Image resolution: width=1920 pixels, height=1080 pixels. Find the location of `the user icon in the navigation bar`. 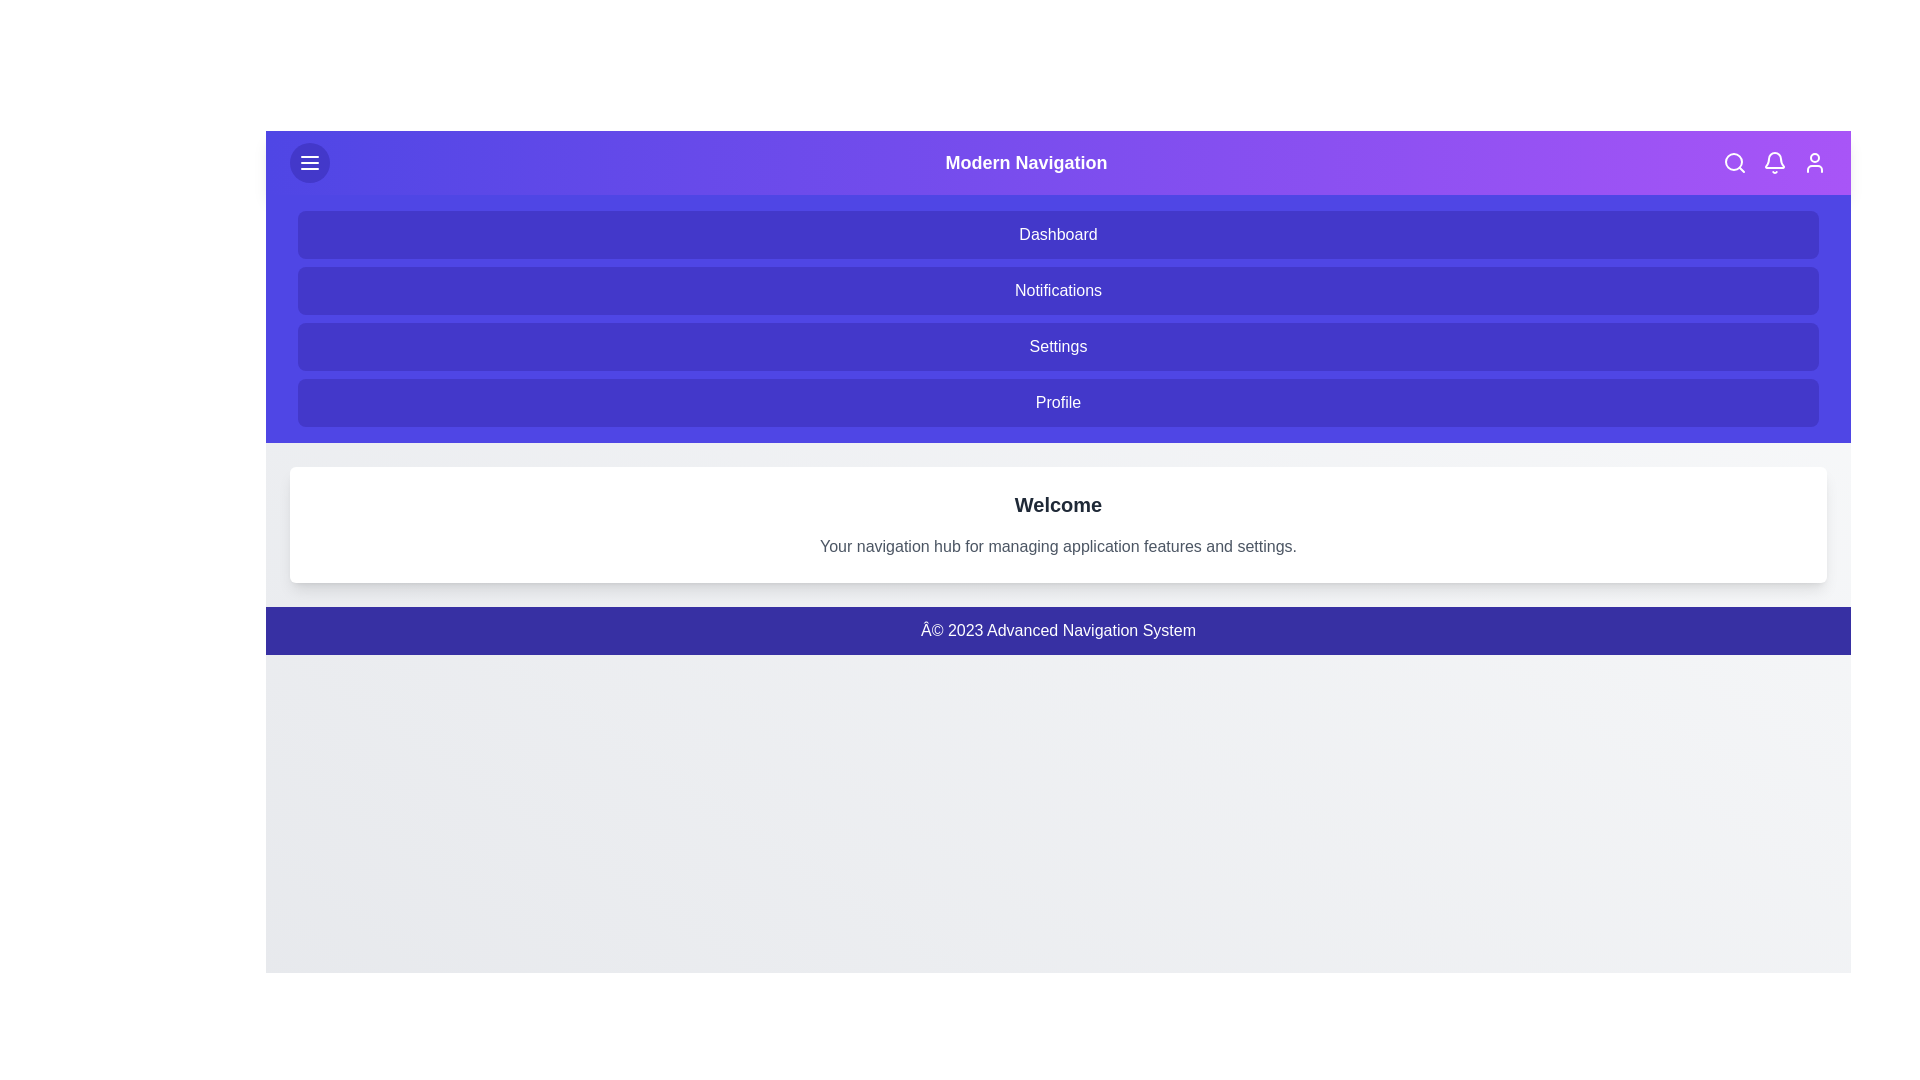

the user icon in the navigation bar is located at coordinates (1814, 161).